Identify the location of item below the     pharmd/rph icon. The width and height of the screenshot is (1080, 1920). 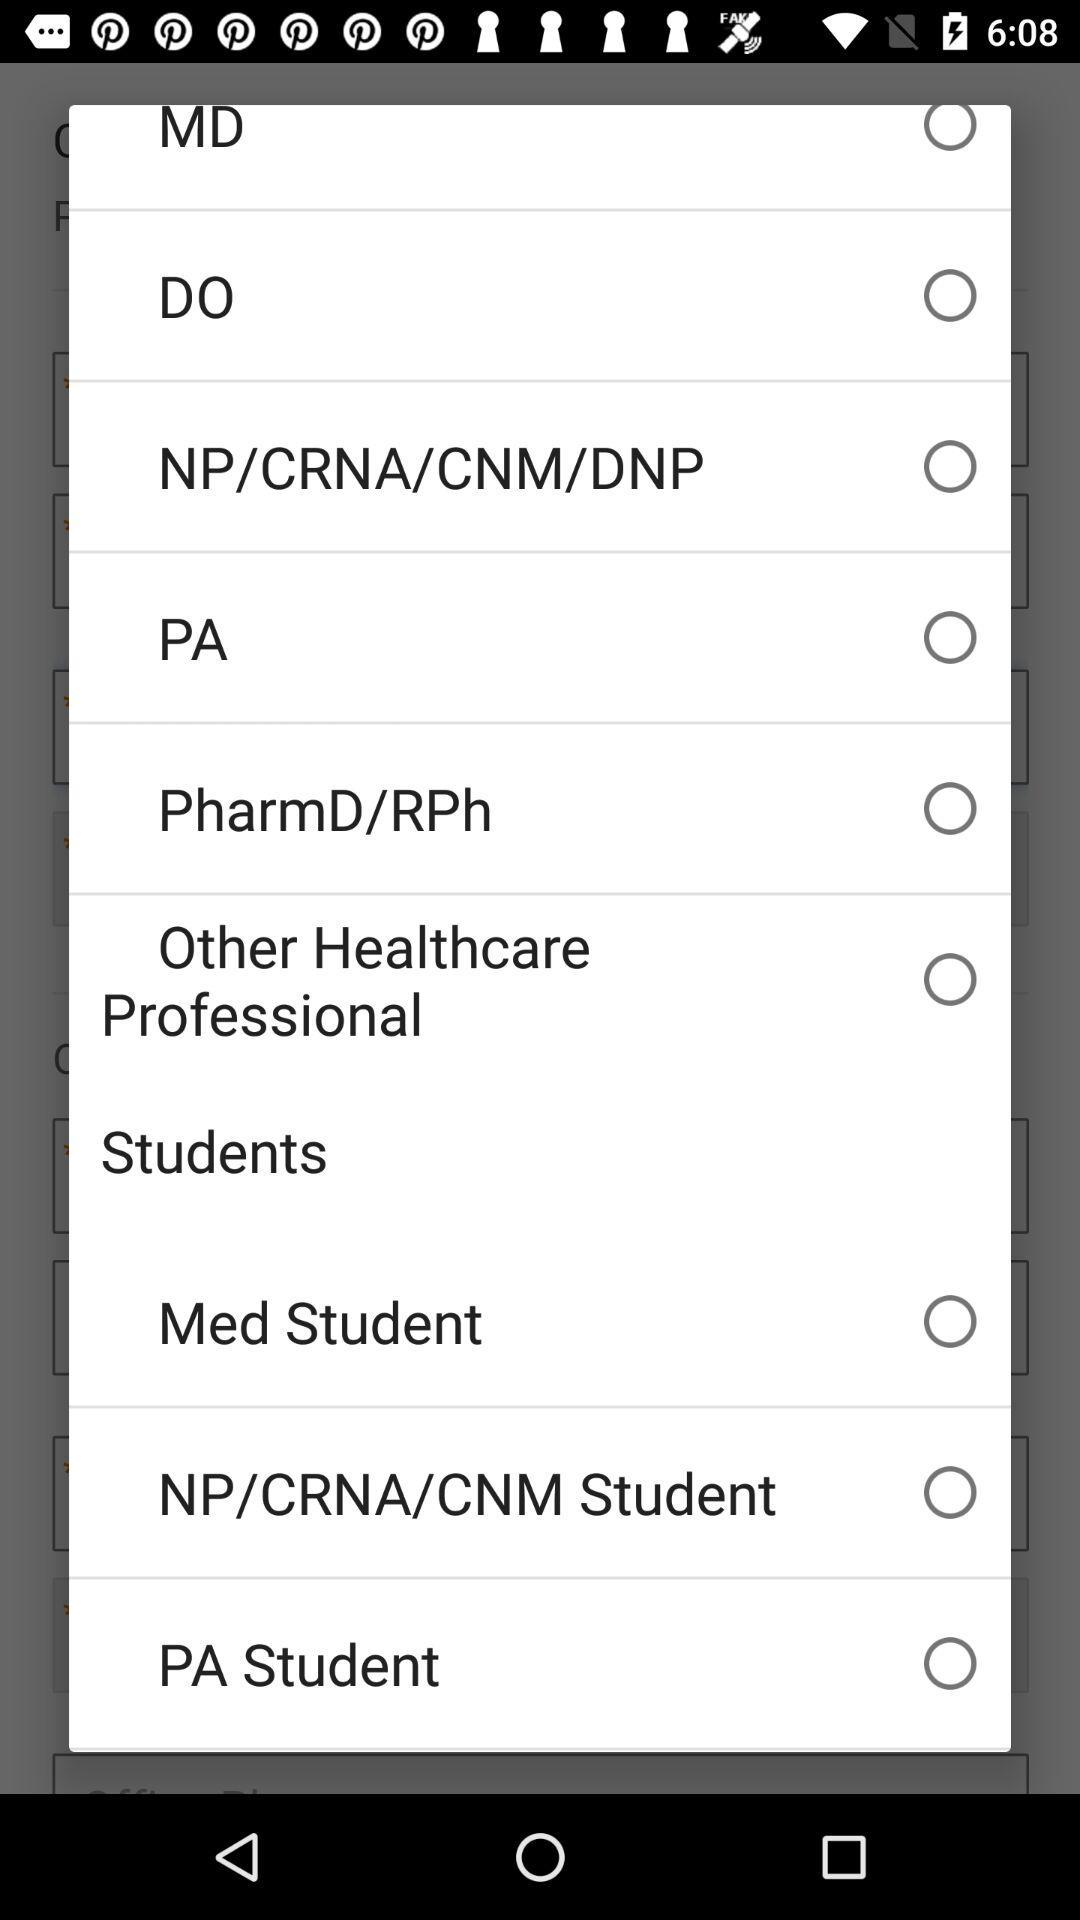
(540, 979).